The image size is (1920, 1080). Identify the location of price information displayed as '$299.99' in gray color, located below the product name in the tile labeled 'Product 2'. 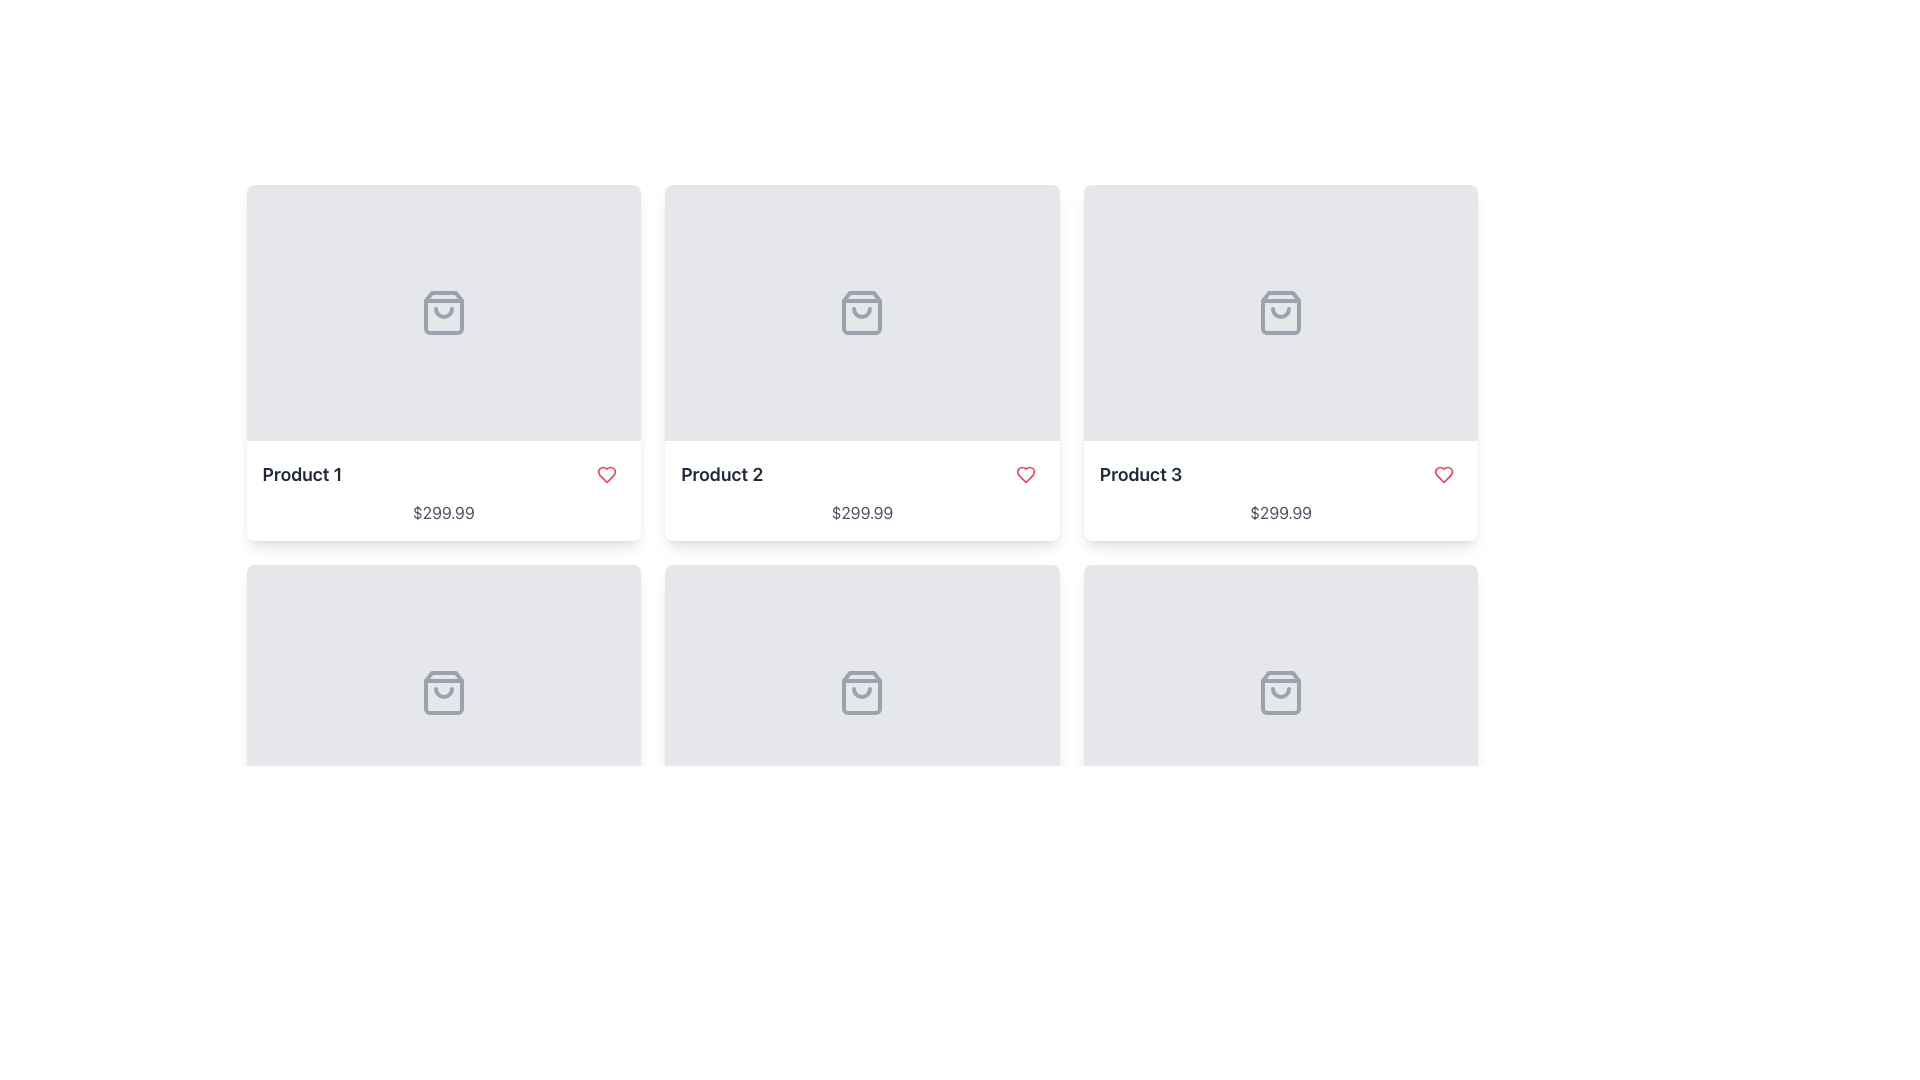
(862, 512).